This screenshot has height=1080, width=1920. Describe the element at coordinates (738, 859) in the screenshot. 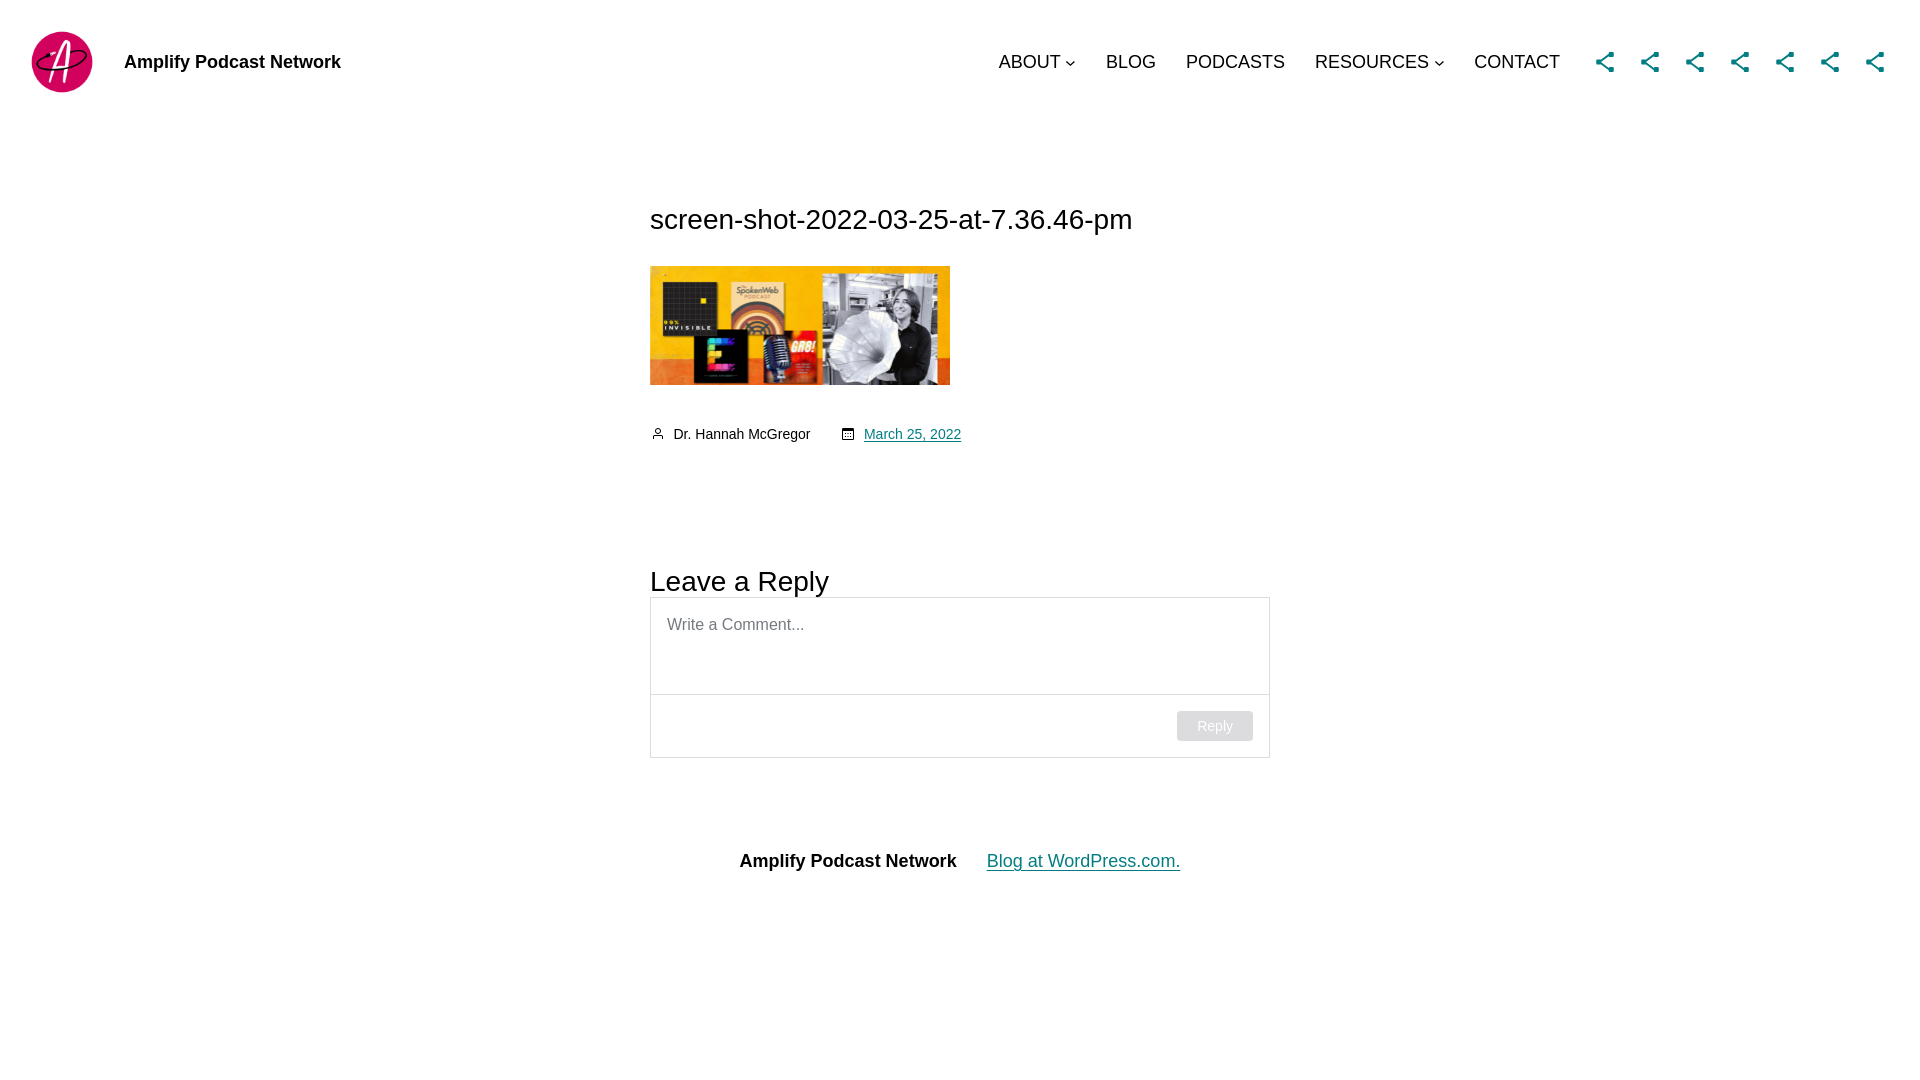

I see `'Amplify Podcast Network'` at that location.